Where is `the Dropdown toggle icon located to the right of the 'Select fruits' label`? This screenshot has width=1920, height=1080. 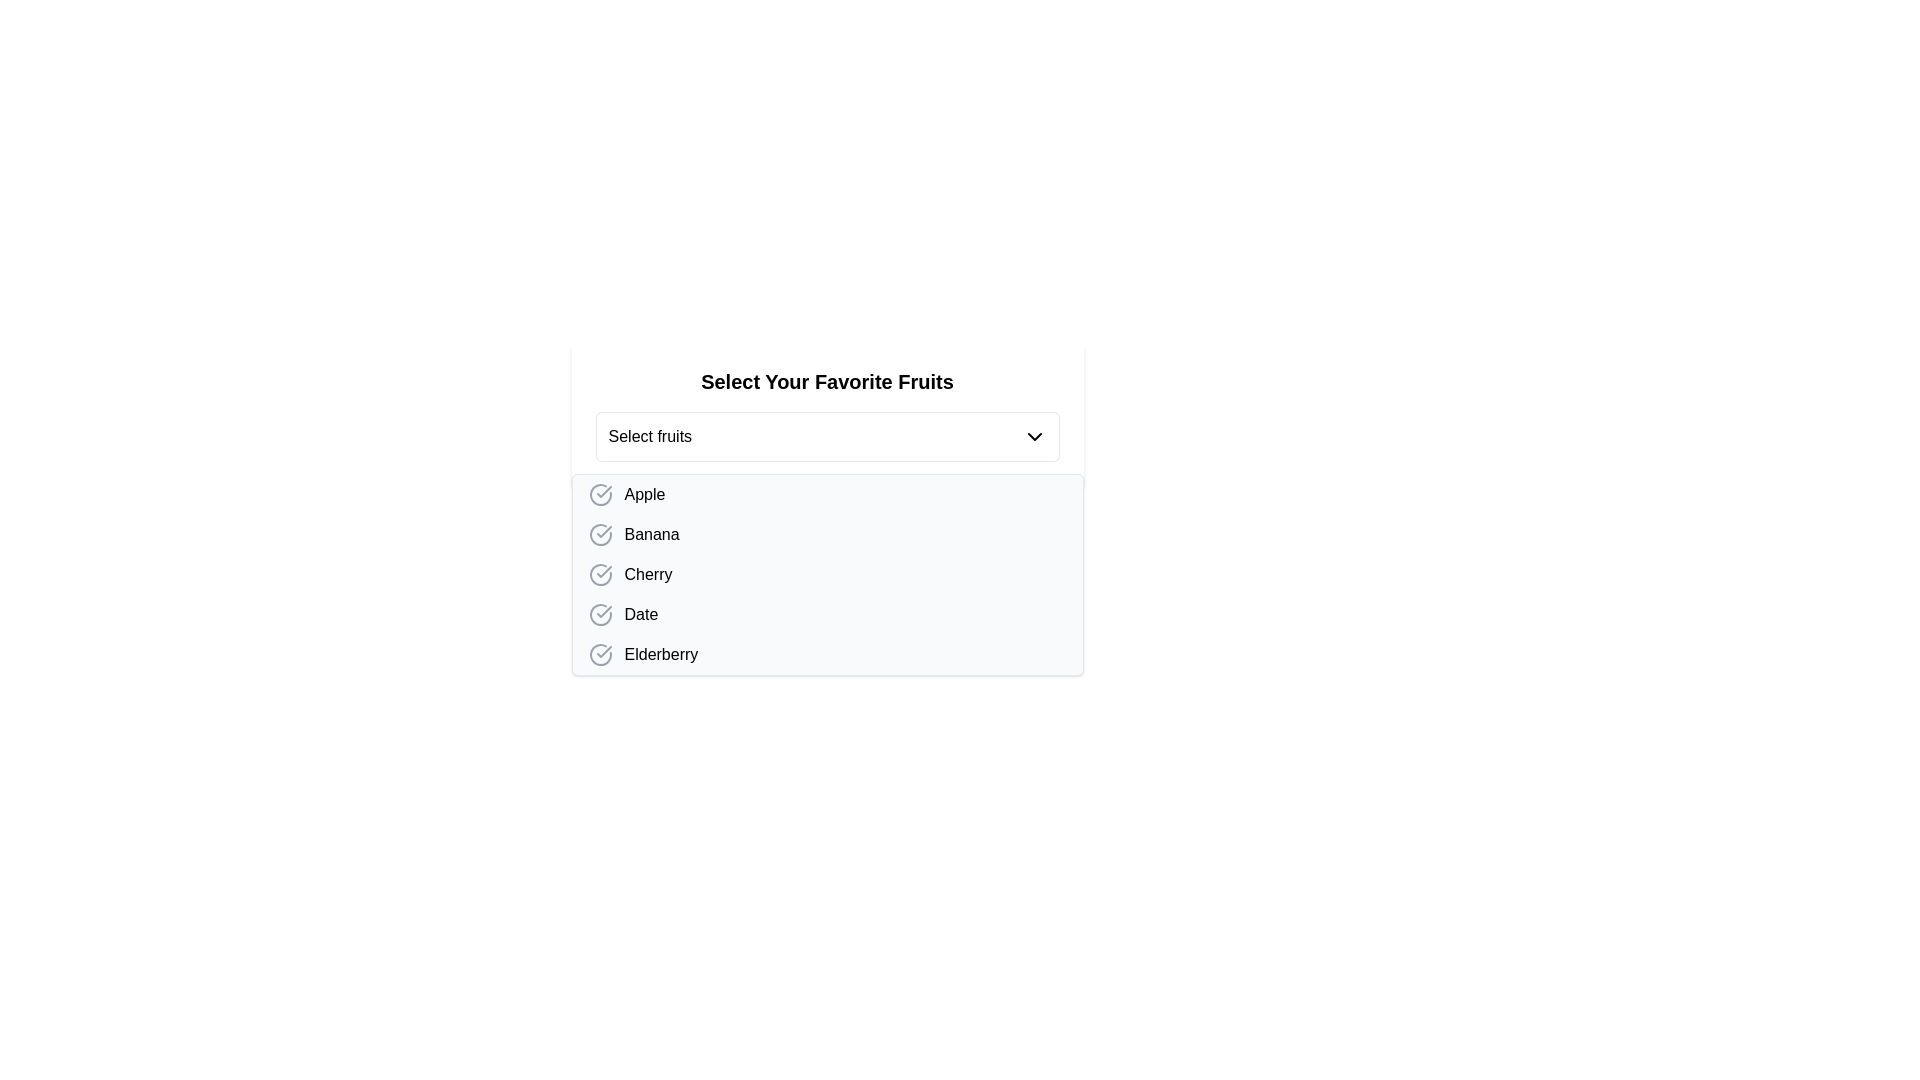 the Dropdown toggle icon located to the right of the 'Select fruits' label is located at coordinates (1034, 435).